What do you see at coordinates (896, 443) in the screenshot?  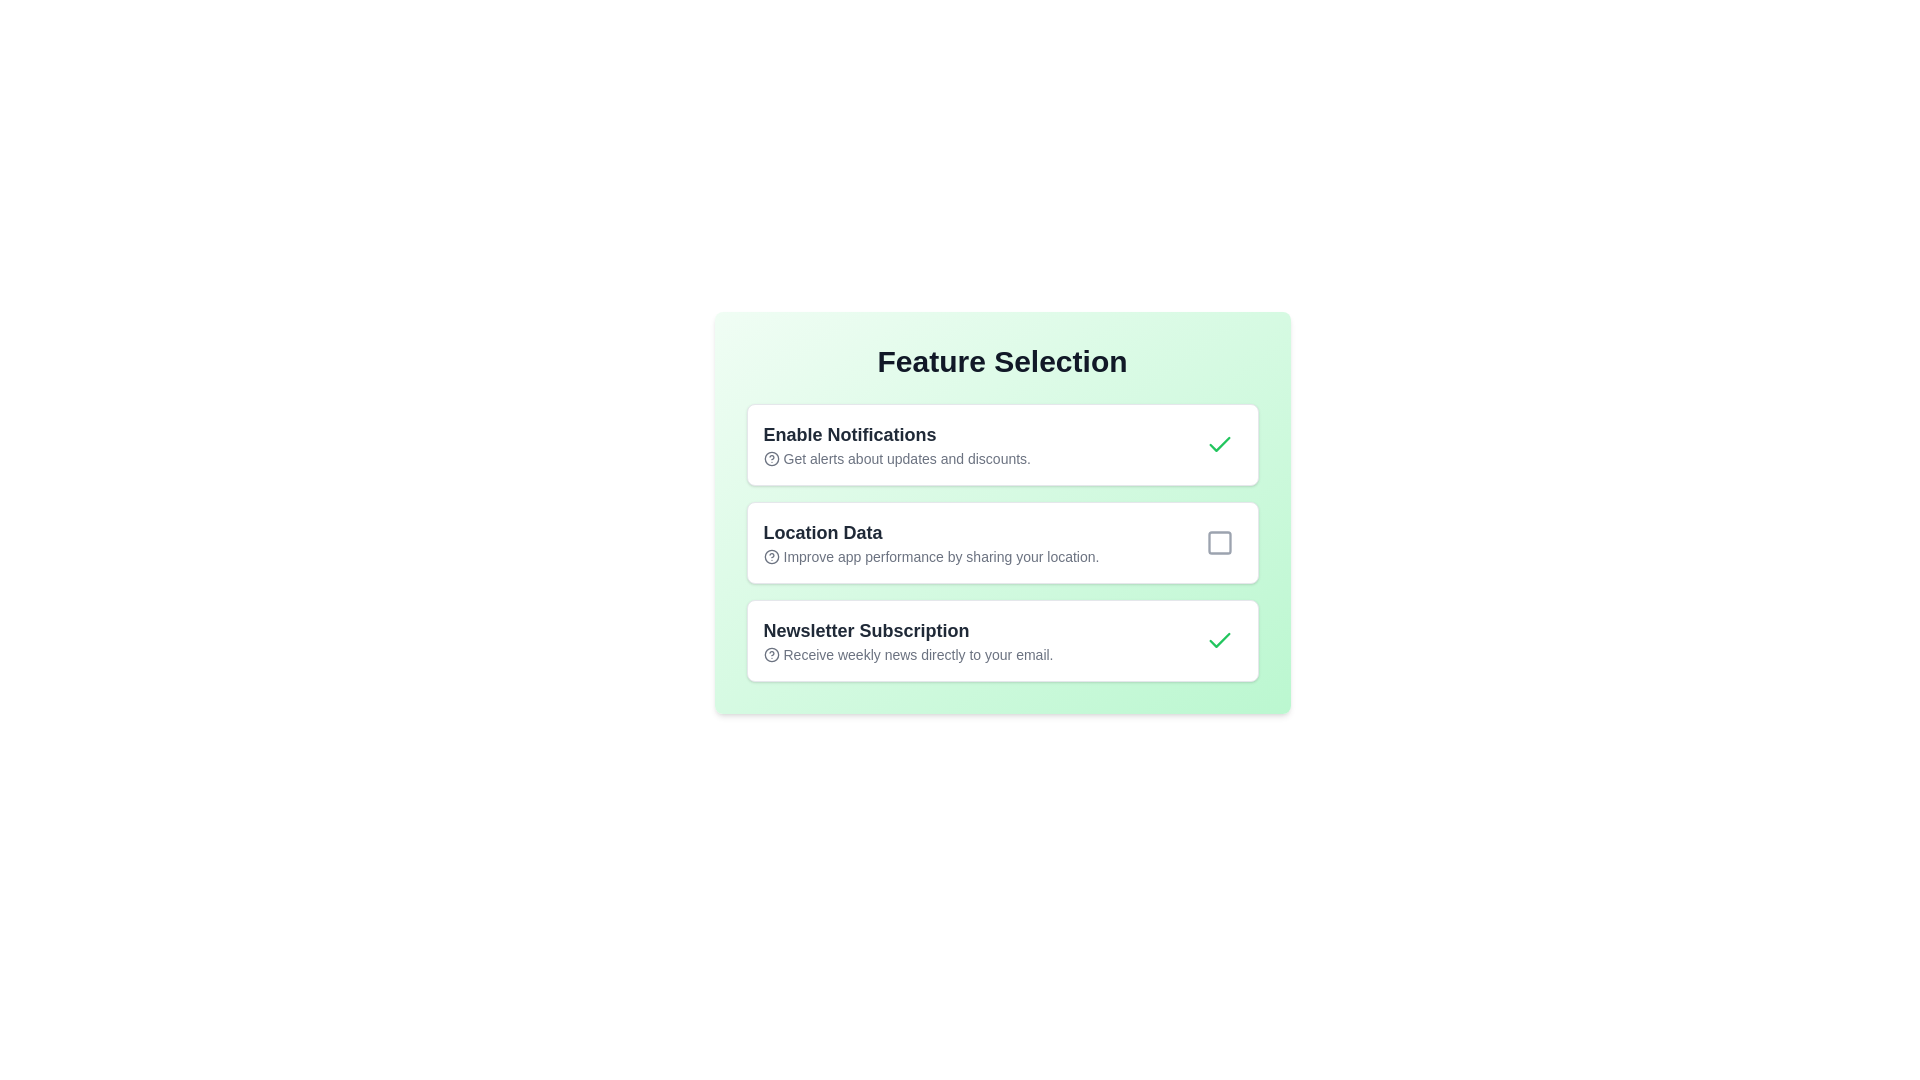 I see `the descriptive content of the 'Enable Notifications' text element` at bounding box center [896, 443].